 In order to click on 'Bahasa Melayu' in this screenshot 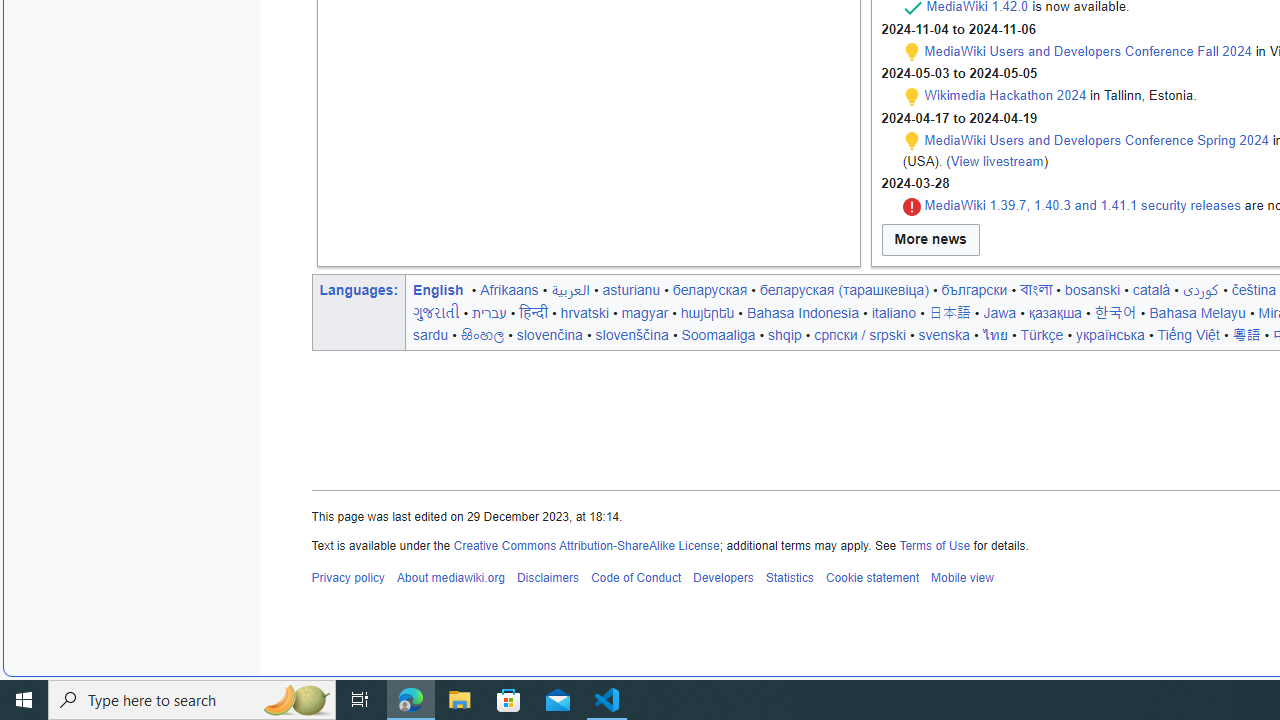, I will do `click(1197, 312)`.